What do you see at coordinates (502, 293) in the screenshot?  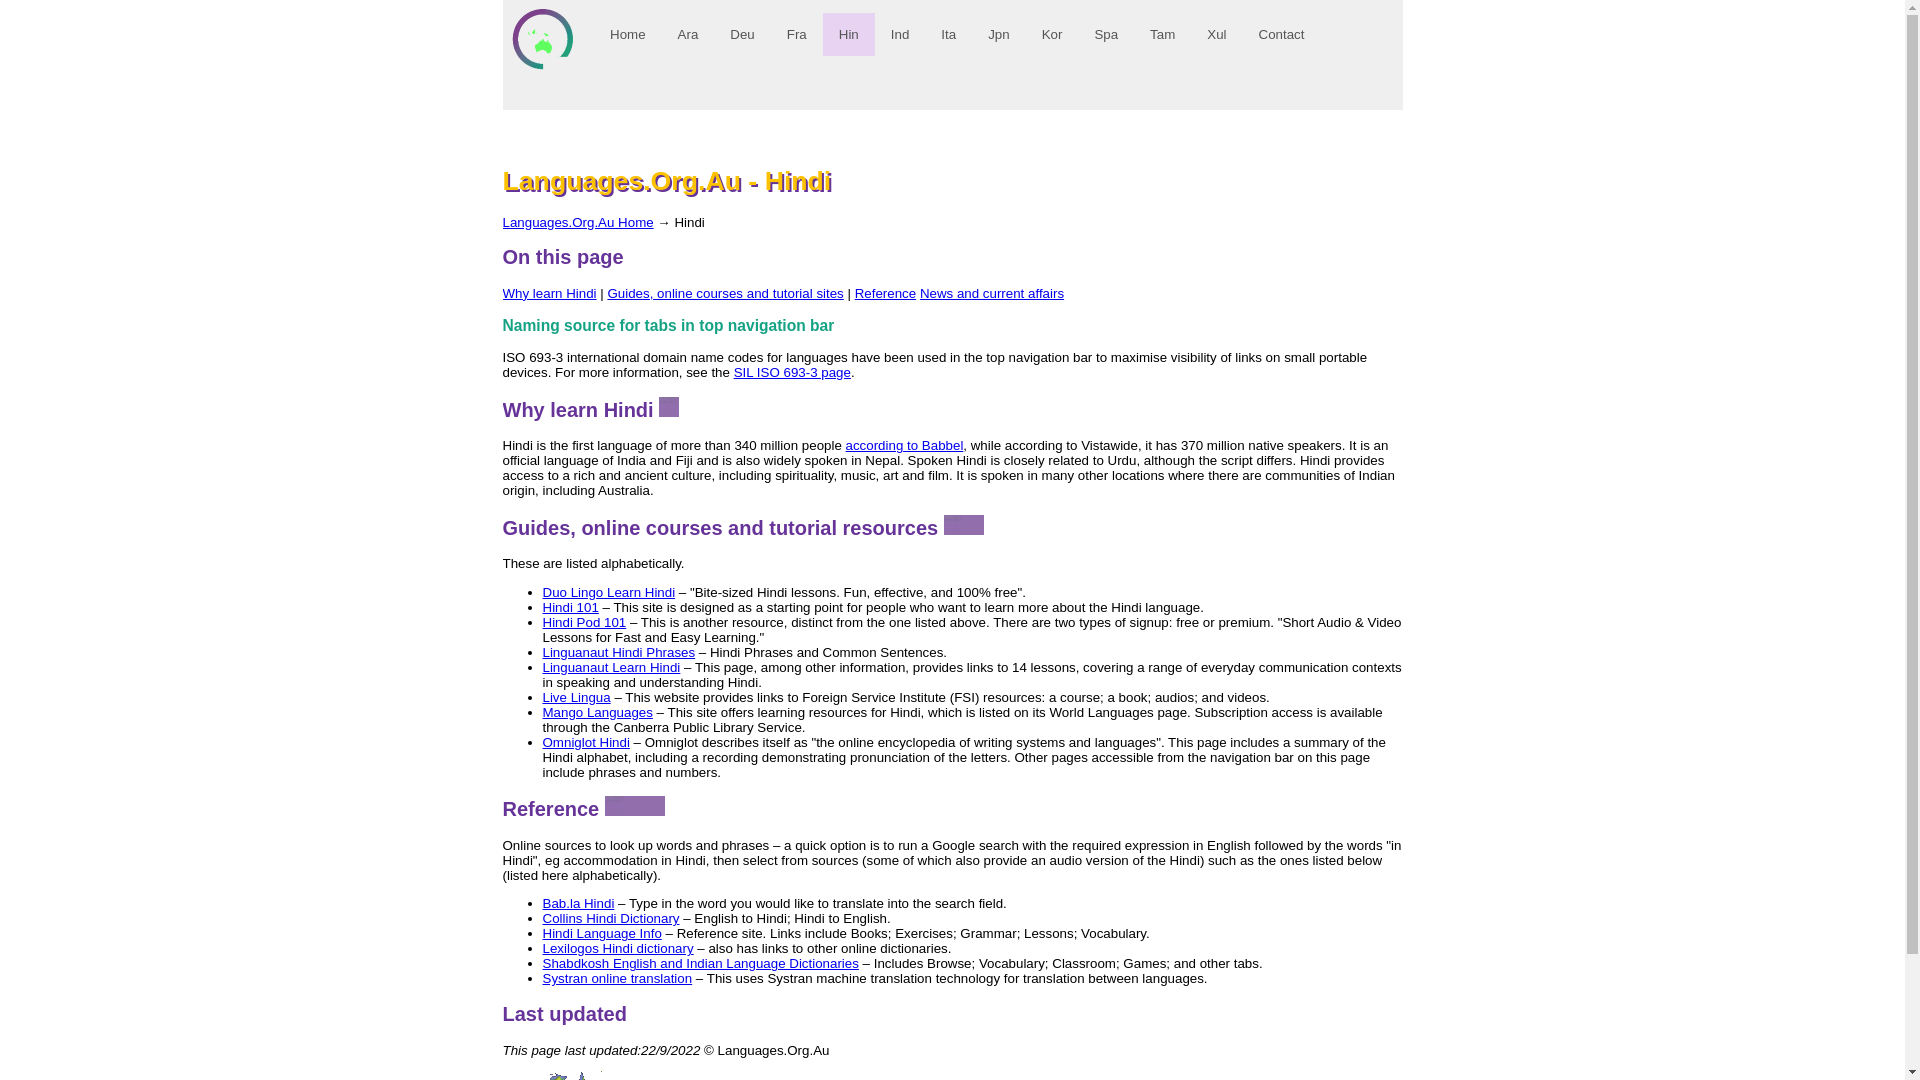 I see `'Why learn Hindi'` at bounding box center [502, 293].